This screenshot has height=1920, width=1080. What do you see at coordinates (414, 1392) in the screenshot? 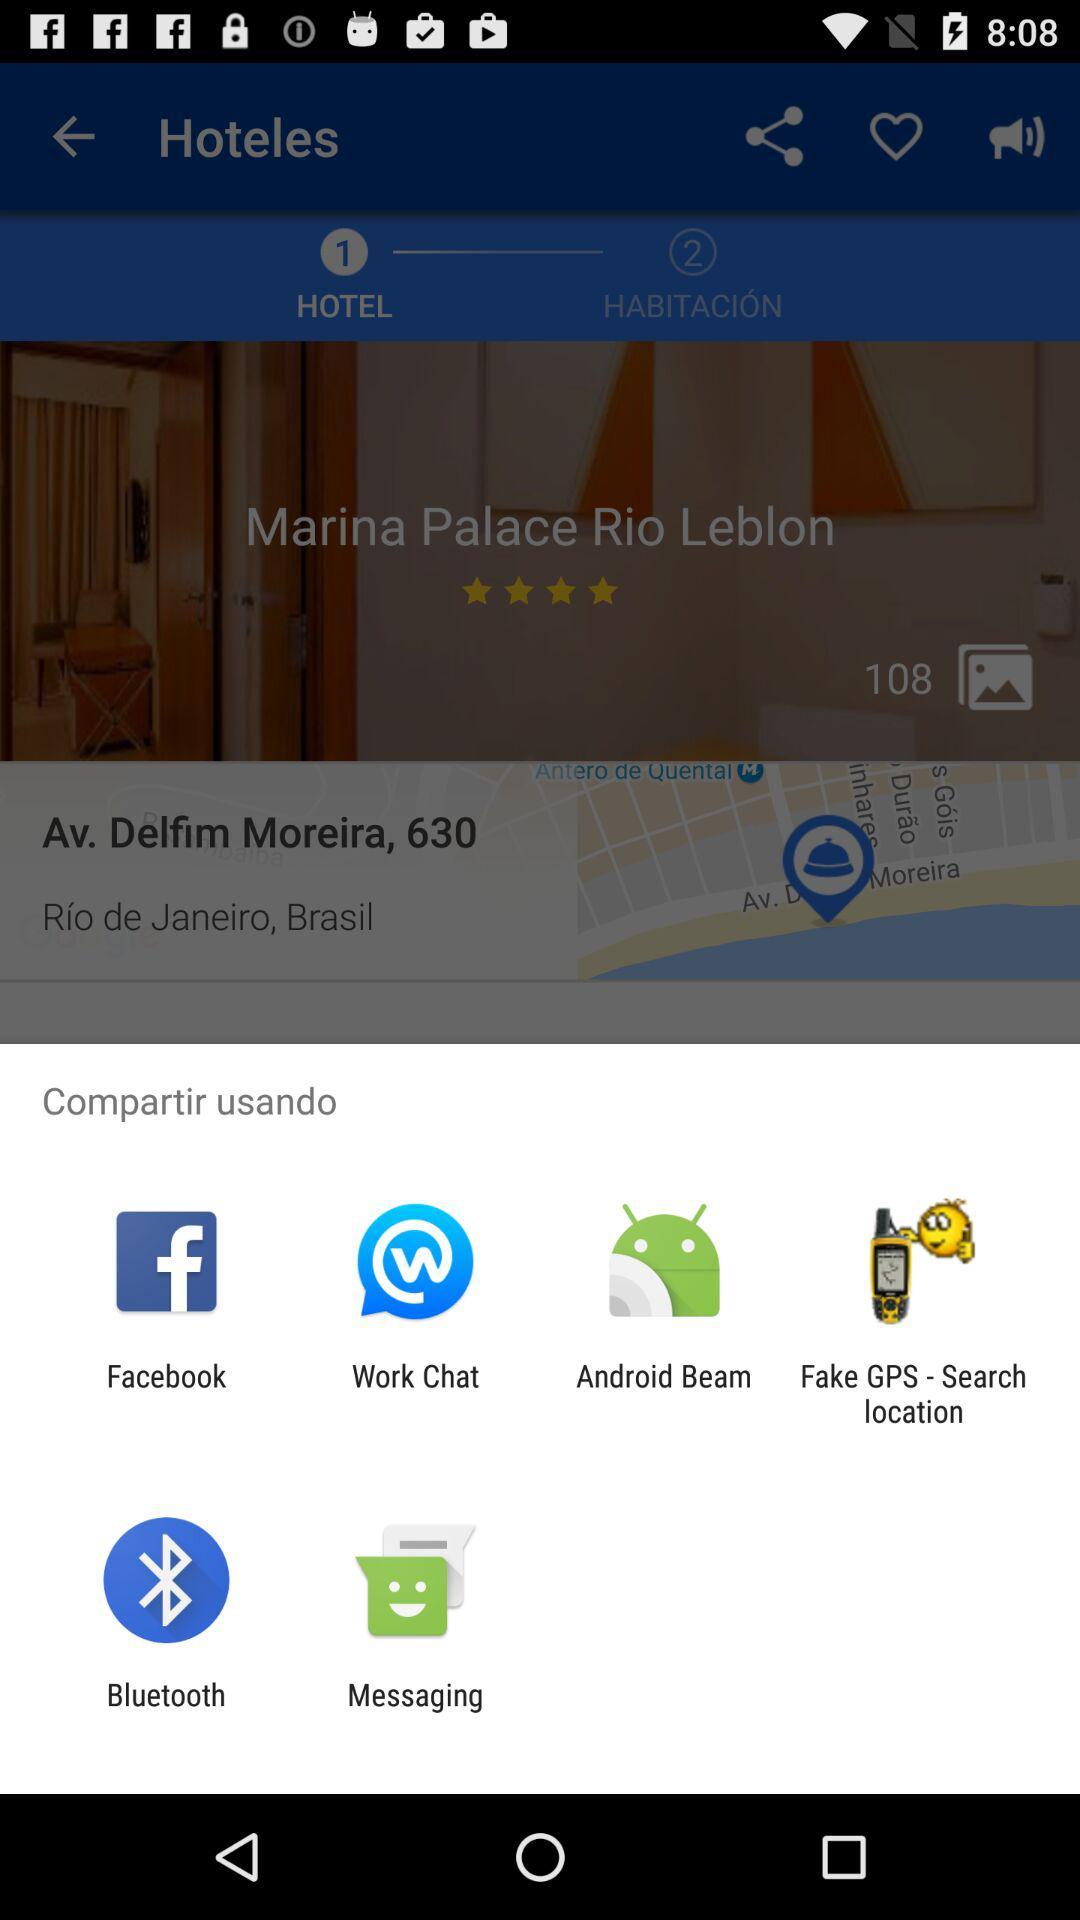
I see `the item to the left of the android beam` at bounding box center [414, 1392].